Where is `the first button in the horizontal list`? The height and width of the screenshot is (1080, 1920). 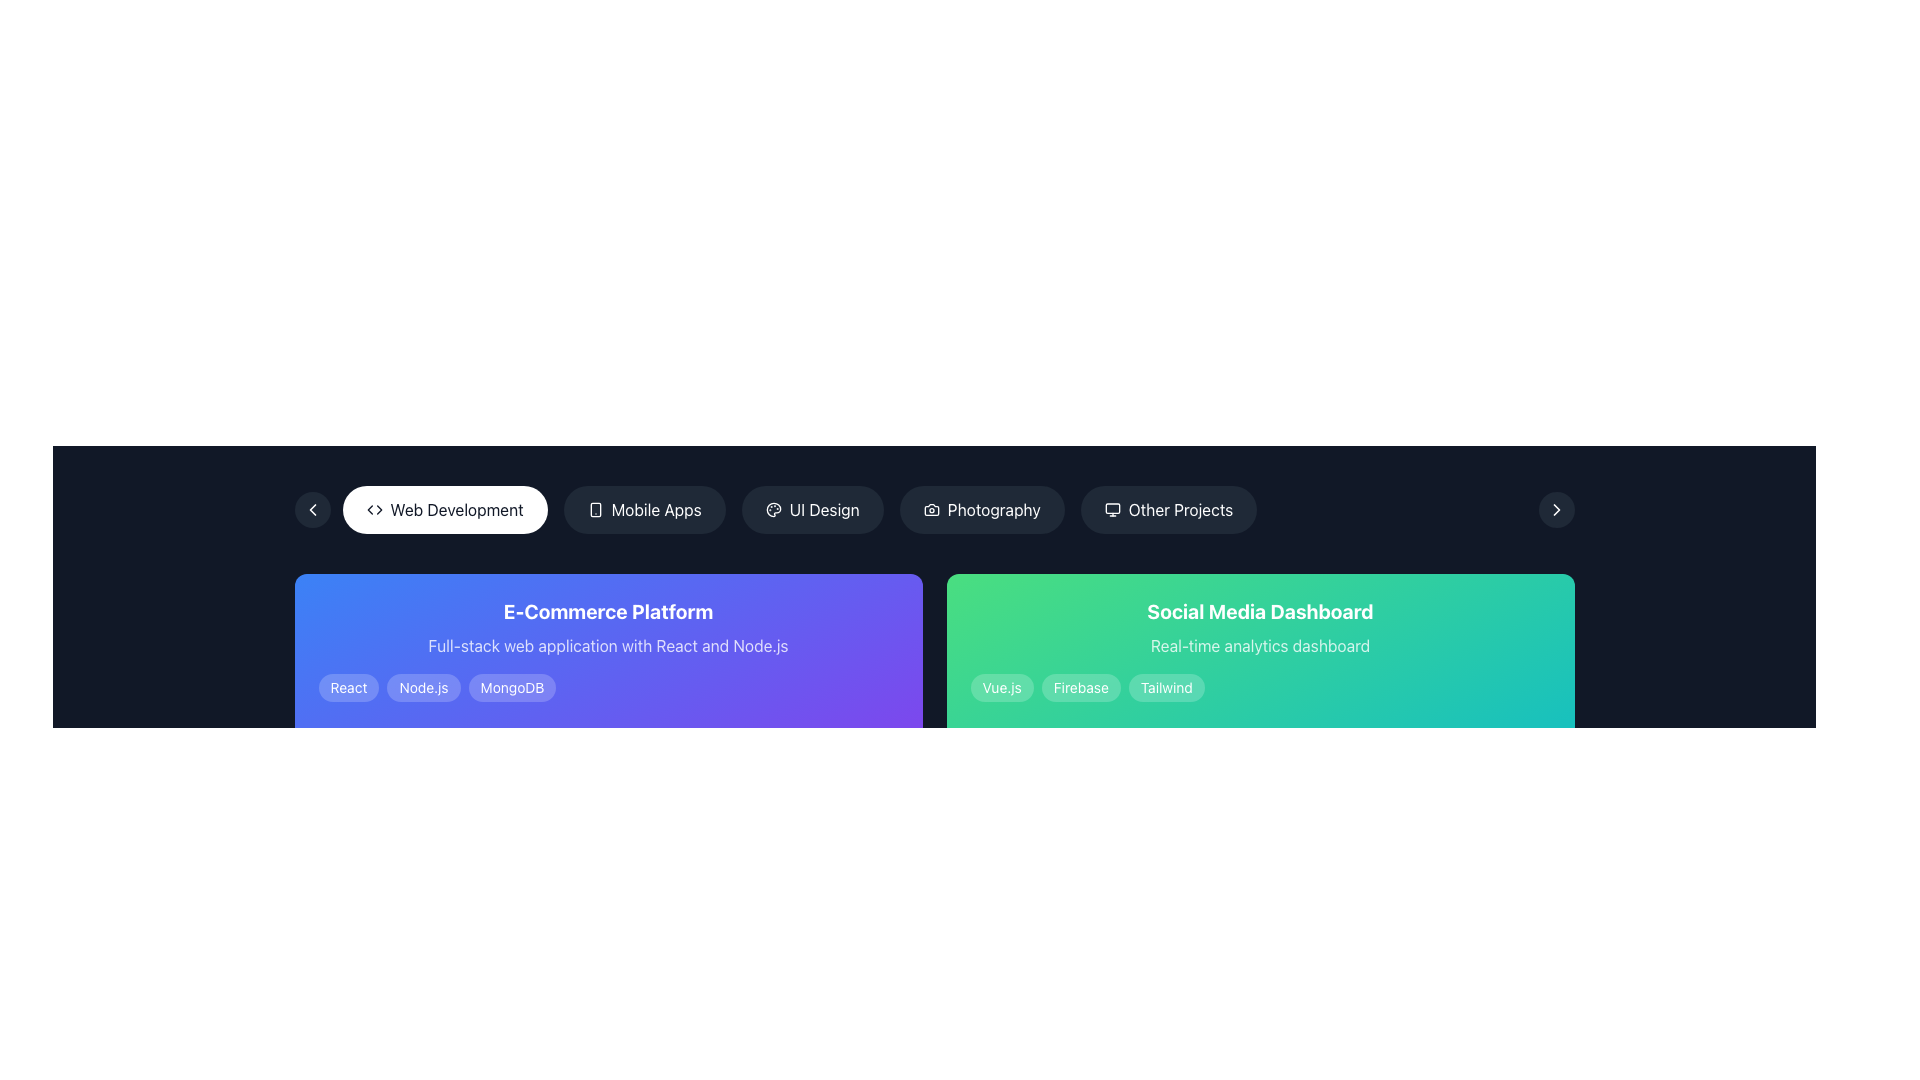
the first button in the horizontal list is located at coordinates (444, 508).